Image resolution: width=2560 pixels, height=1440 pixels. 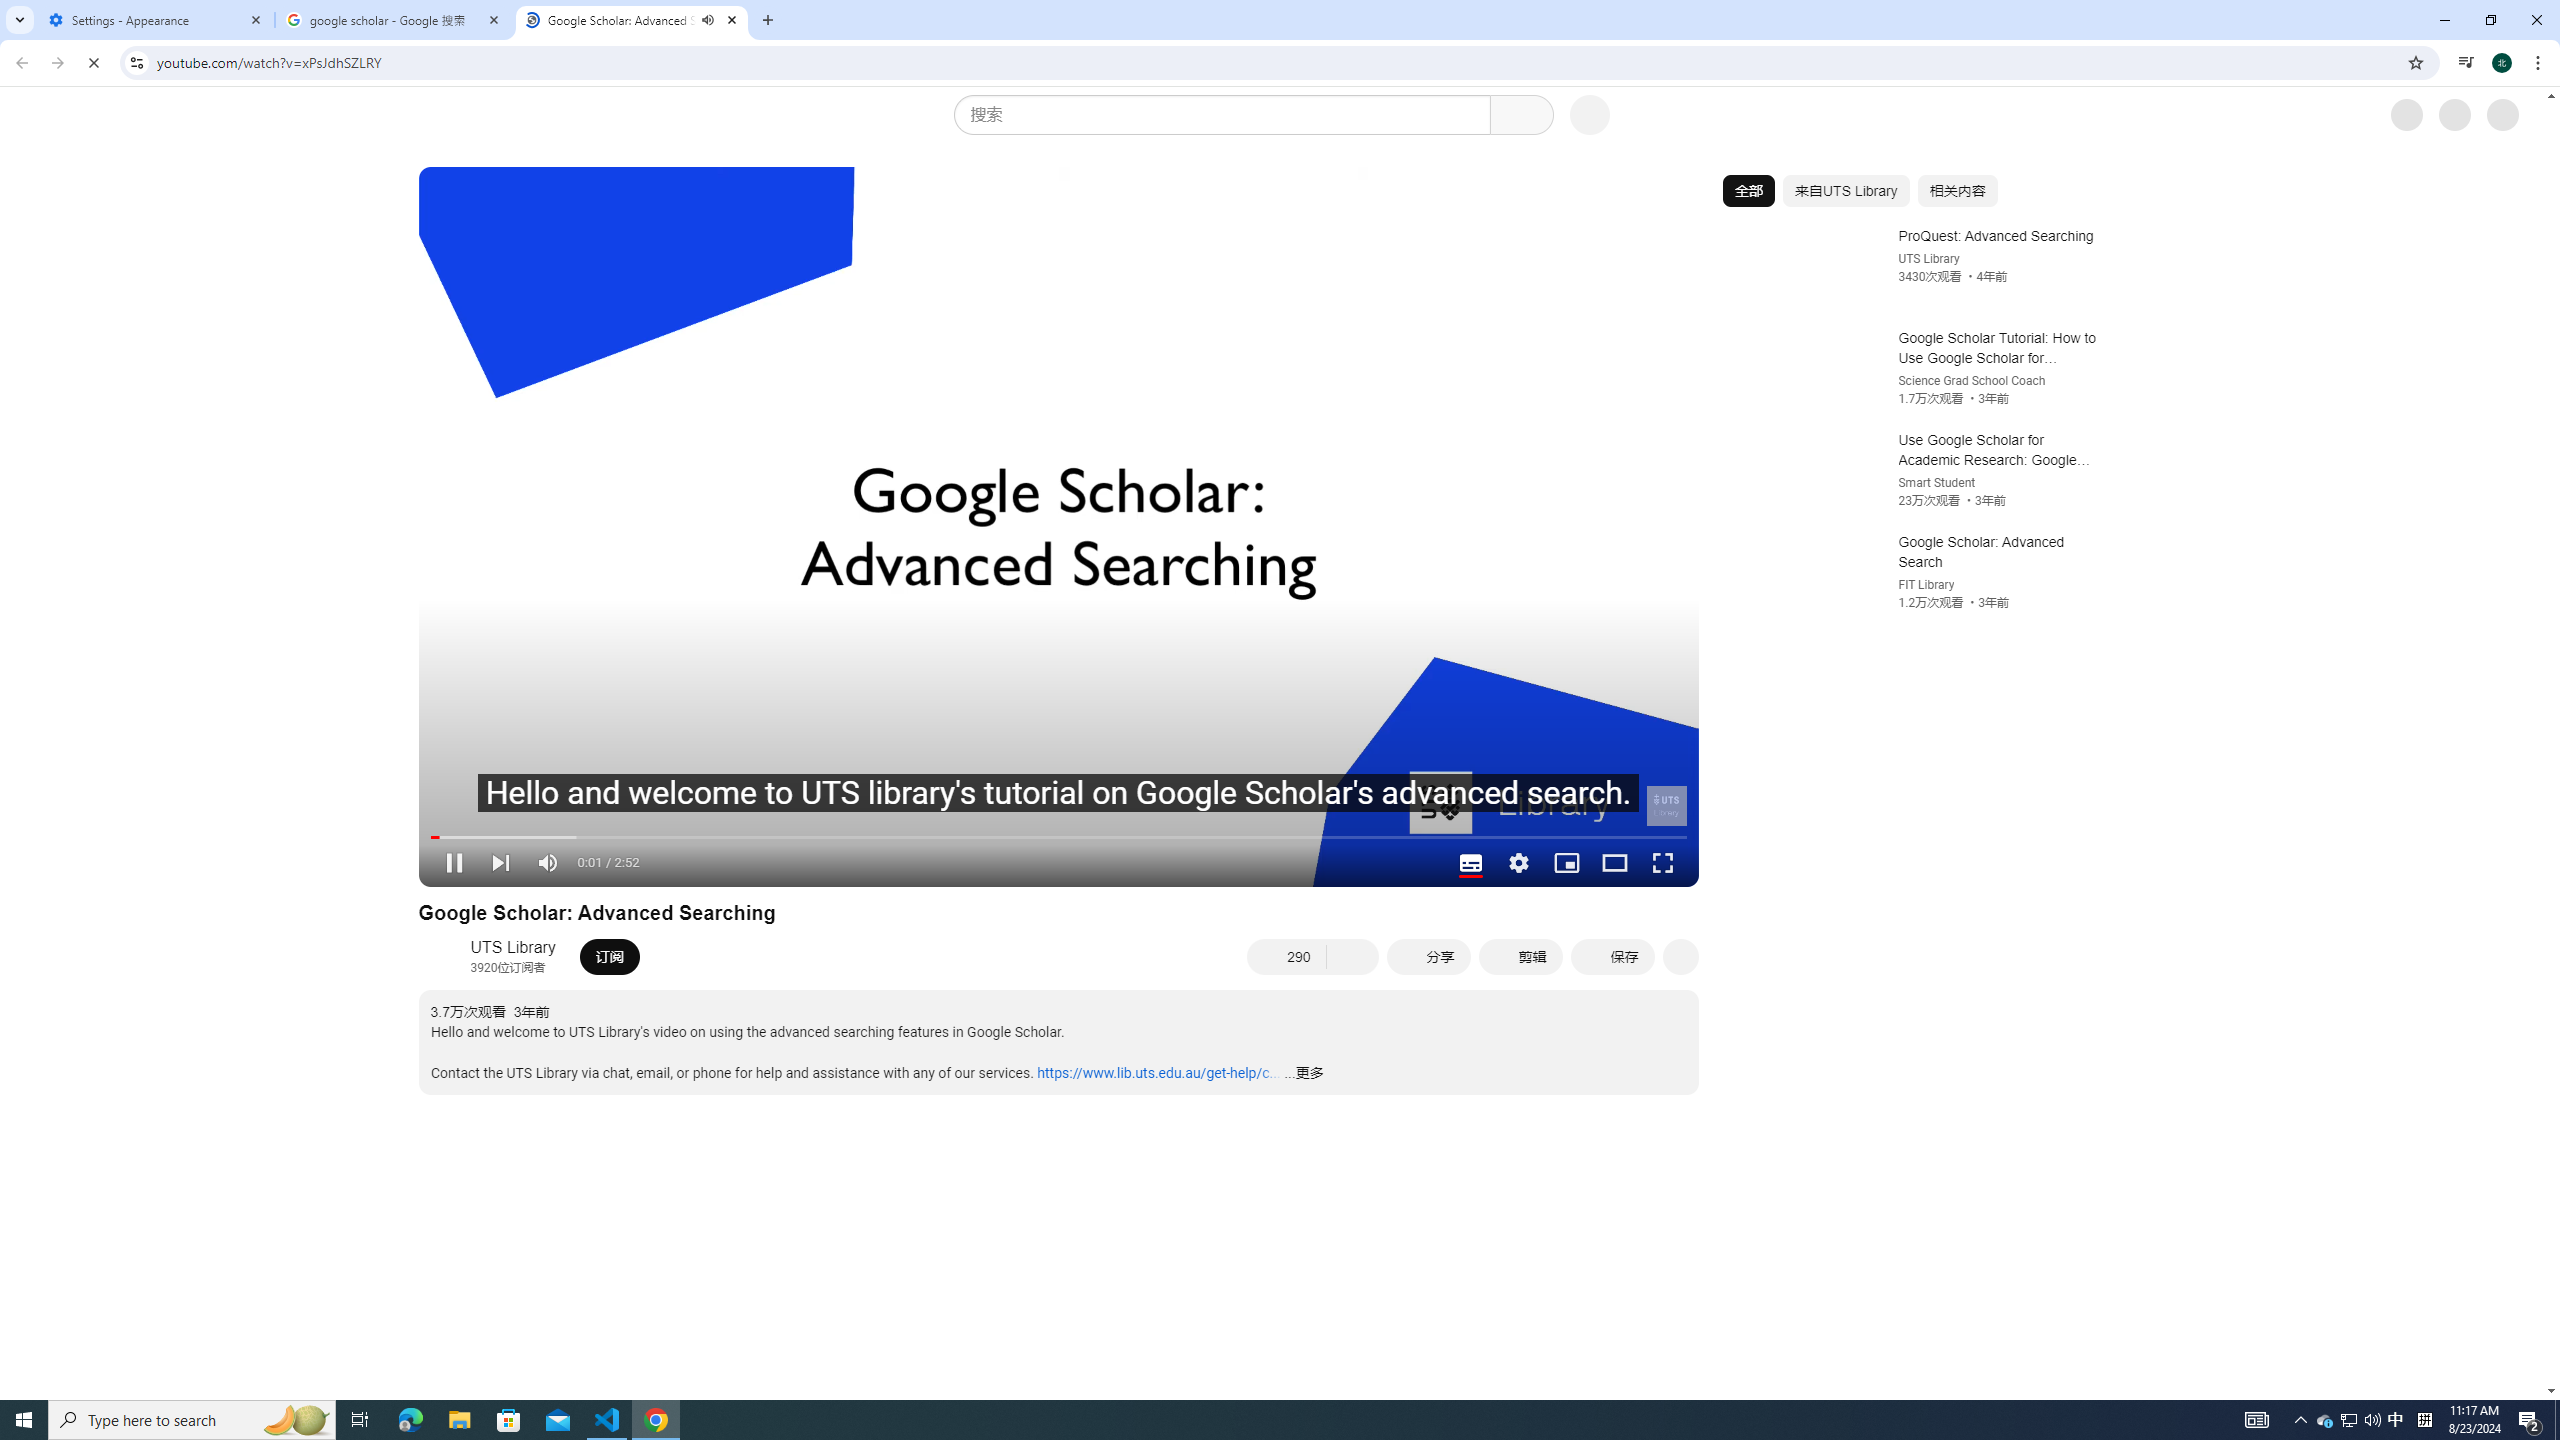 I want to click on 'UTS Library', so click(x=513, y=946).